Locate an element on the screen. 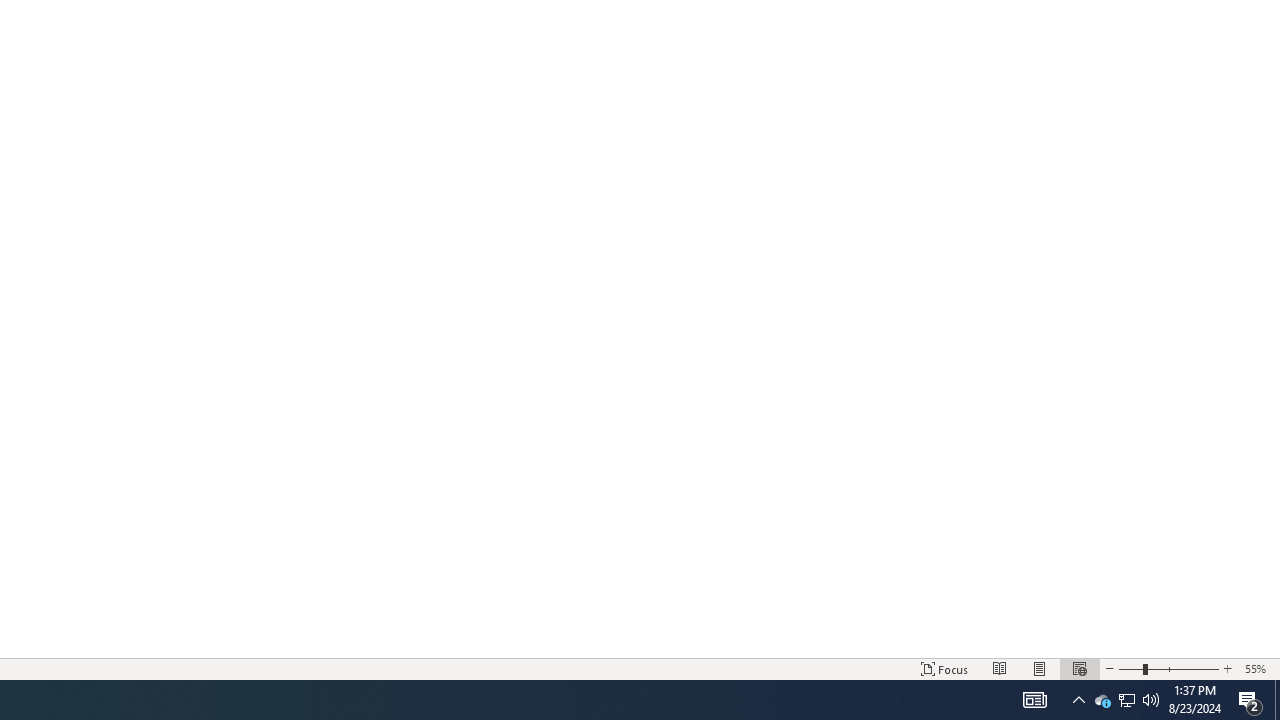 The width and height of the screenshot is (1280, 720). 'Zoom 55%' is located at coordinates (1257, 669).